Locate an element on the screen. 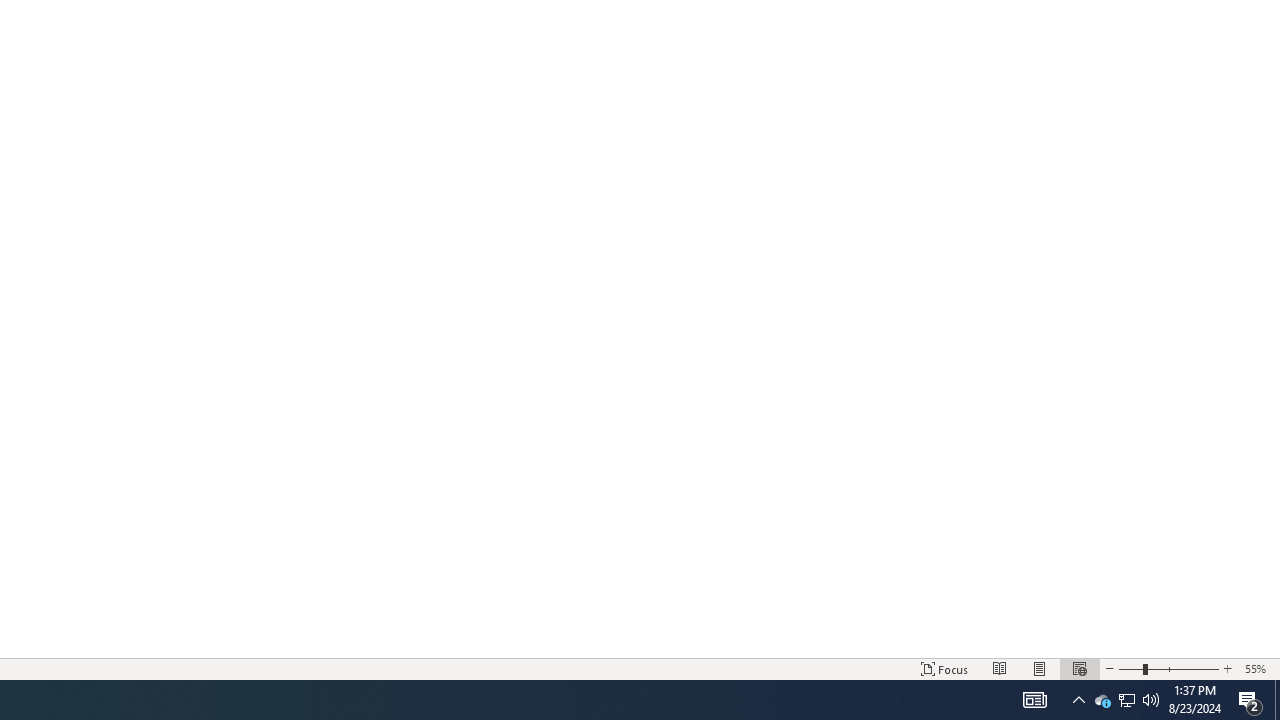 The width and height of the screenshot is (1280, 720). 'Zoom 55%' is located at coordinates (1257, 669).